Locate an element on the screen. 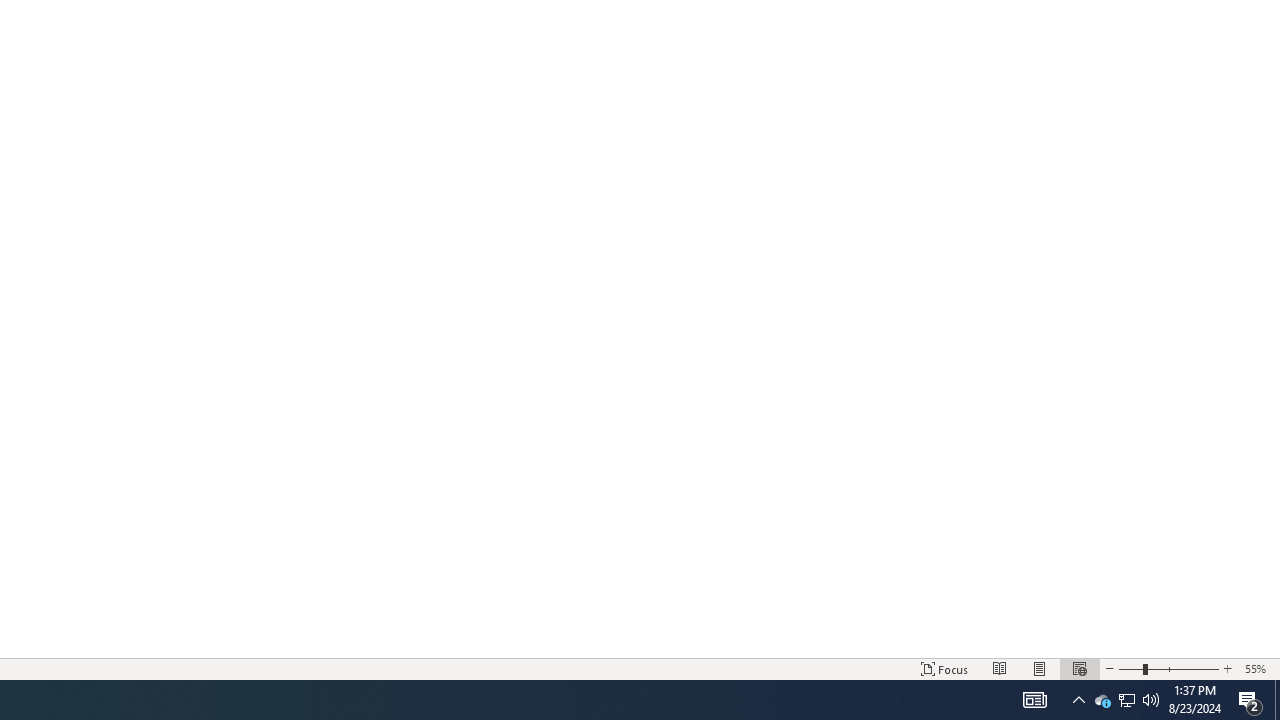 The width and height of the screenshot is (1280, 720). 'Zoom 55%' is located at coordinates (1257, 669).